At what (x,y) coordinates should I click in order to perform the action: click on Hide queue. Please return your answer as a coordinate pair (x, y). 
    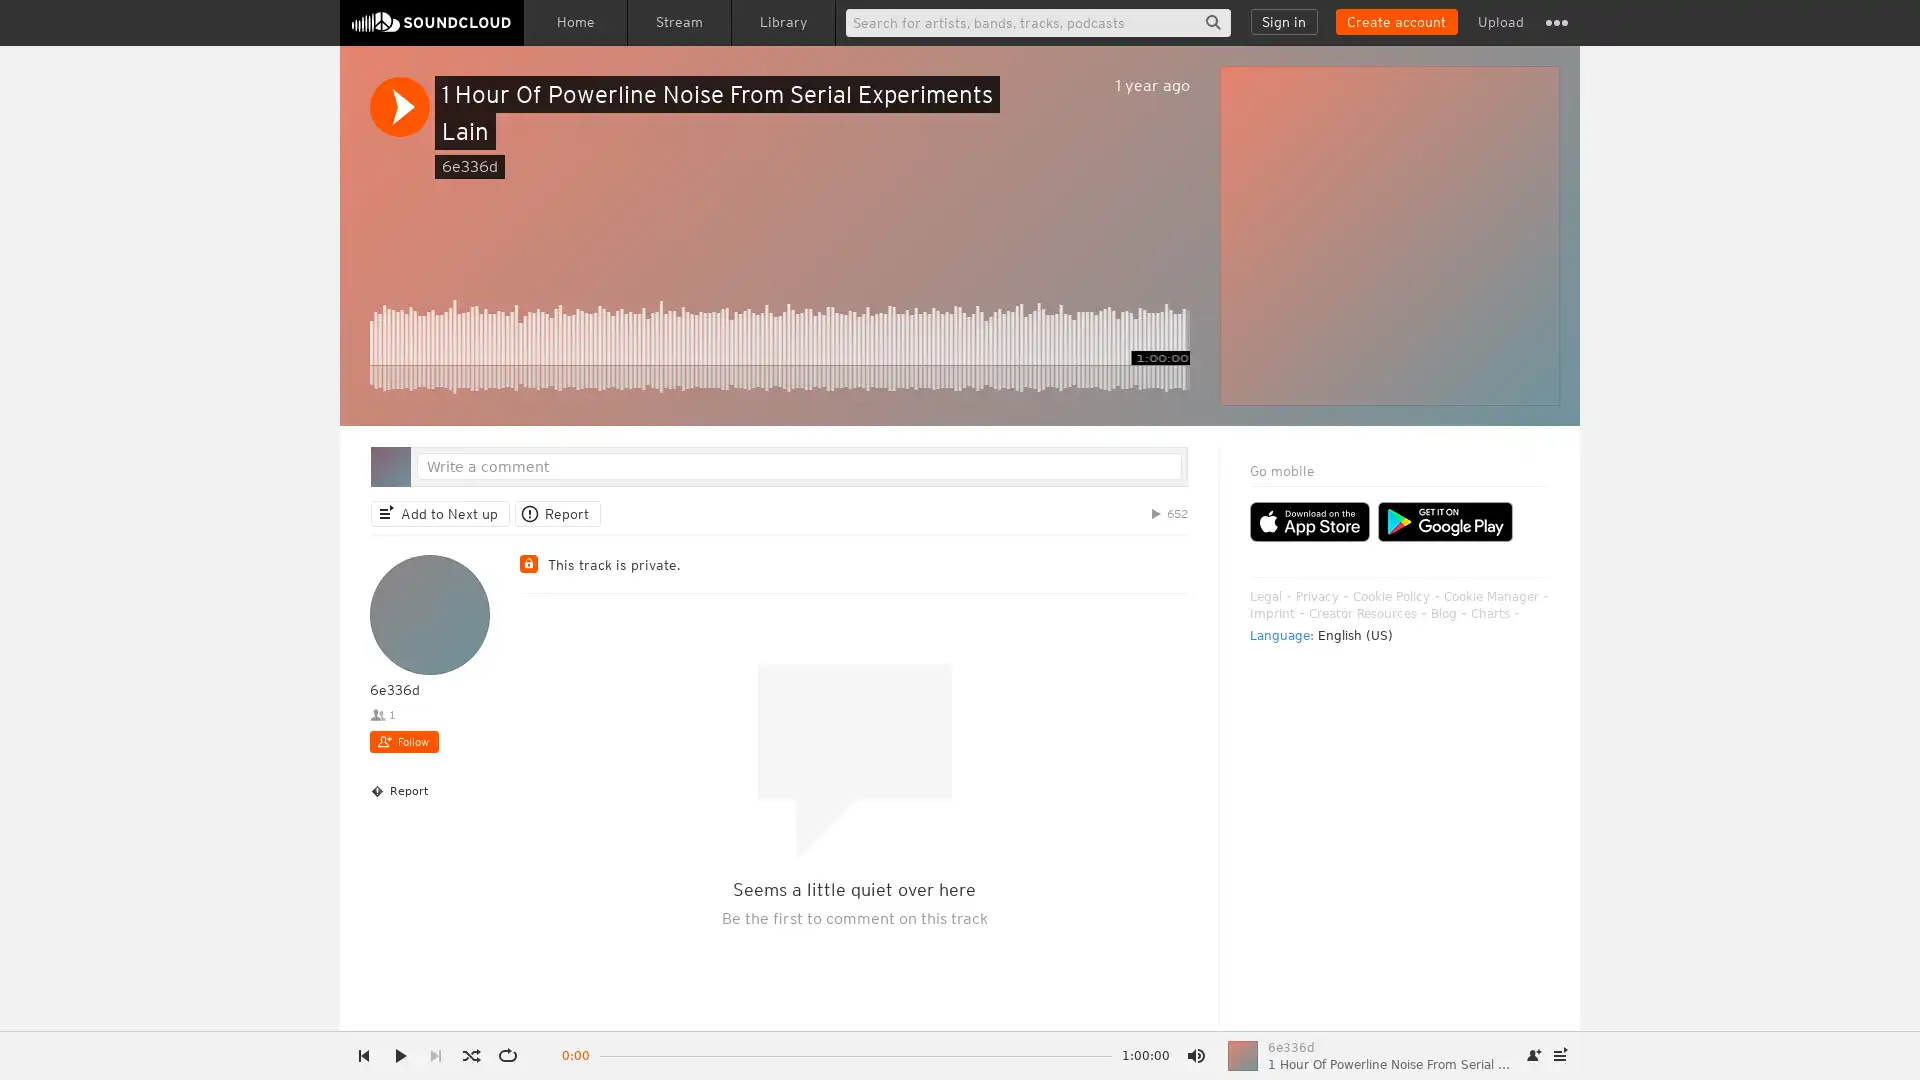
    Looking at the image, I should click on (1536, 496).